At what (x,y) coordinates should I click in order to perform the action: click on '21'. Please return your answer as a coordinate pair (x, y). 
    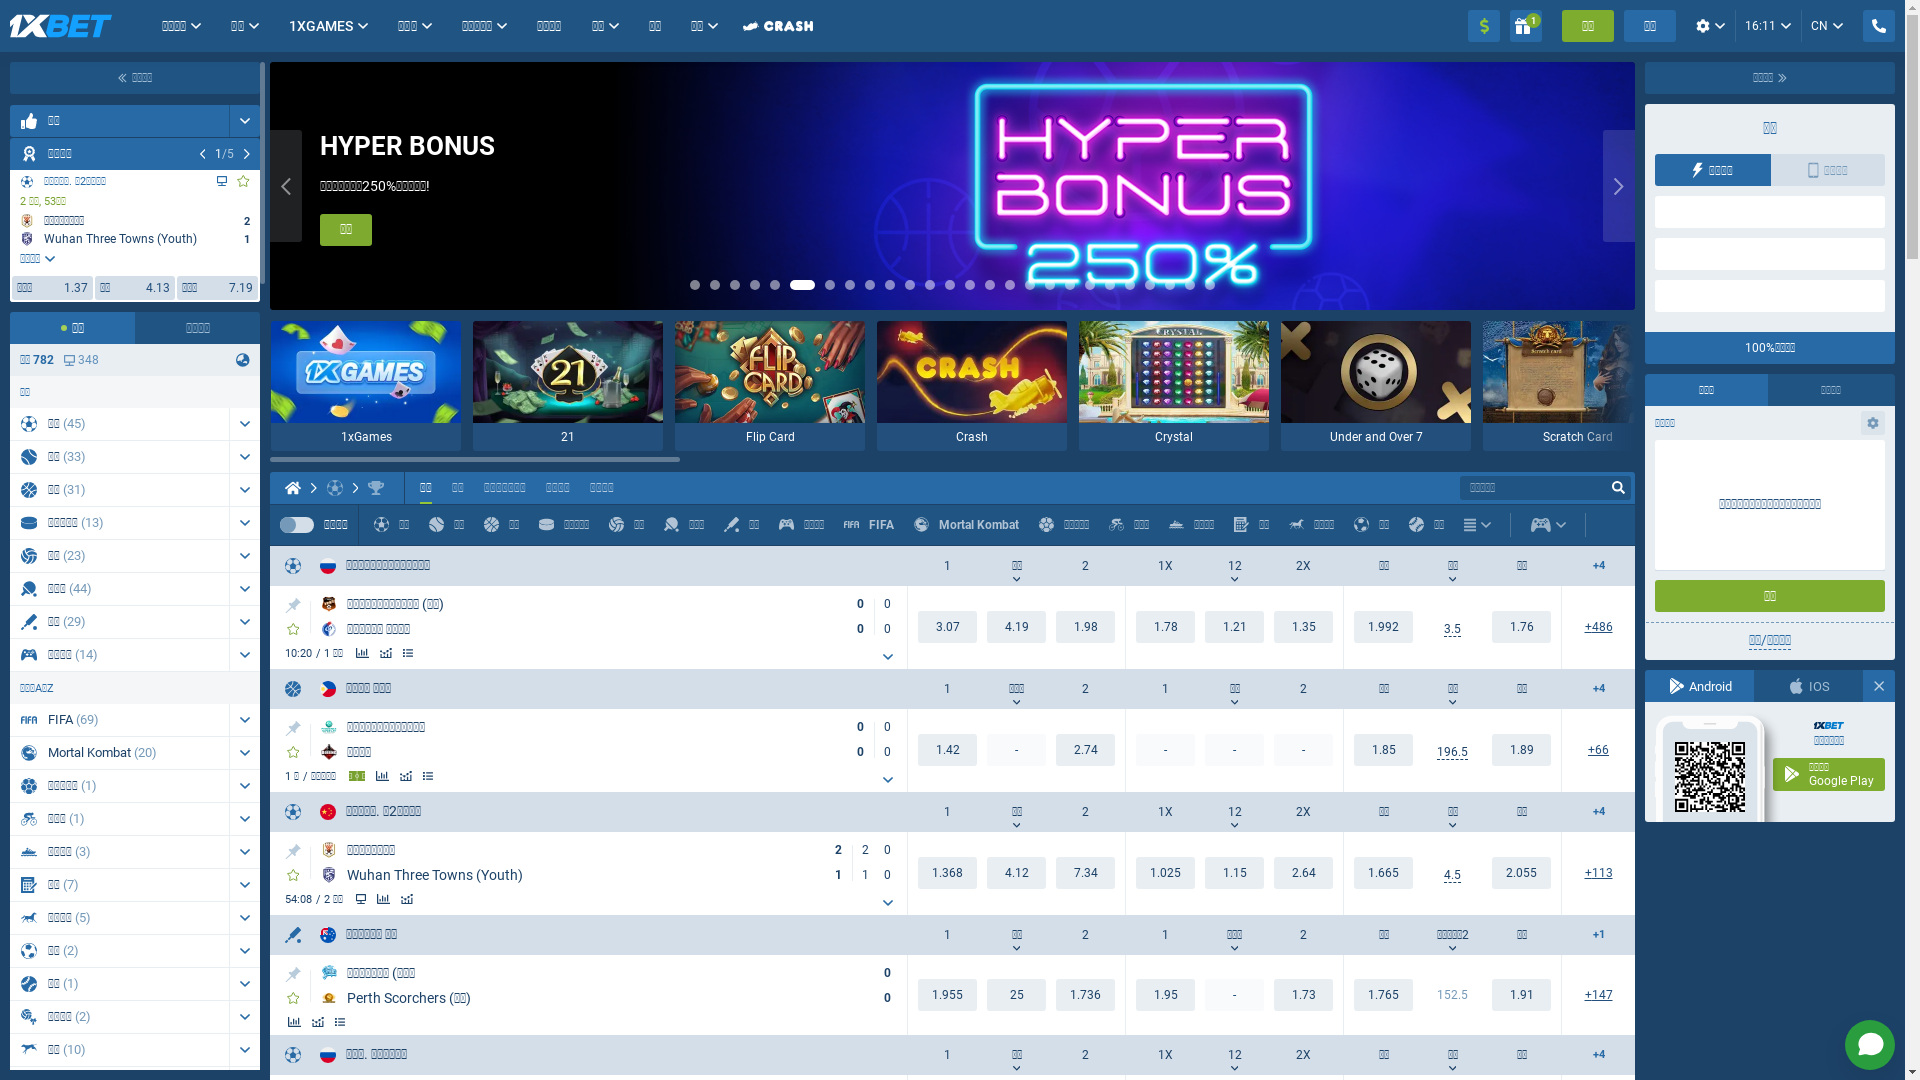
    Looking at the image, I should click on (566, 385).